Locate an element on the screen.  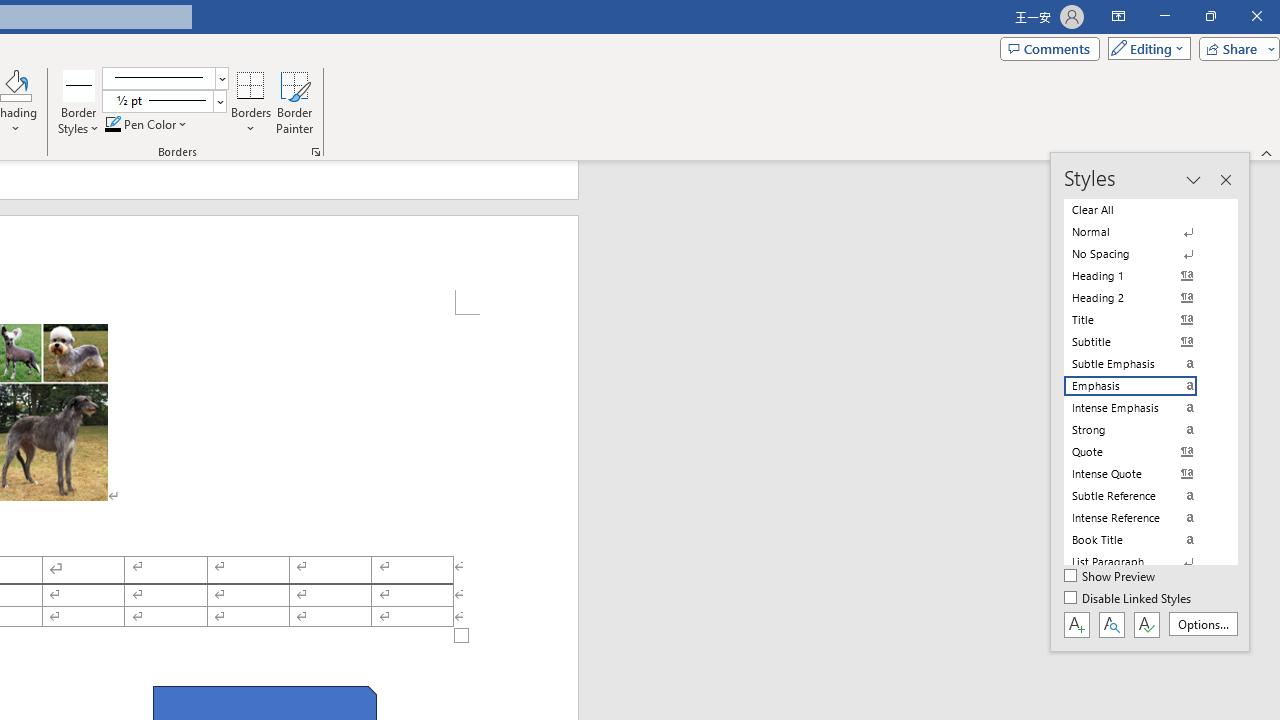
'Heading 1' is located at coordinates (1142, 276).